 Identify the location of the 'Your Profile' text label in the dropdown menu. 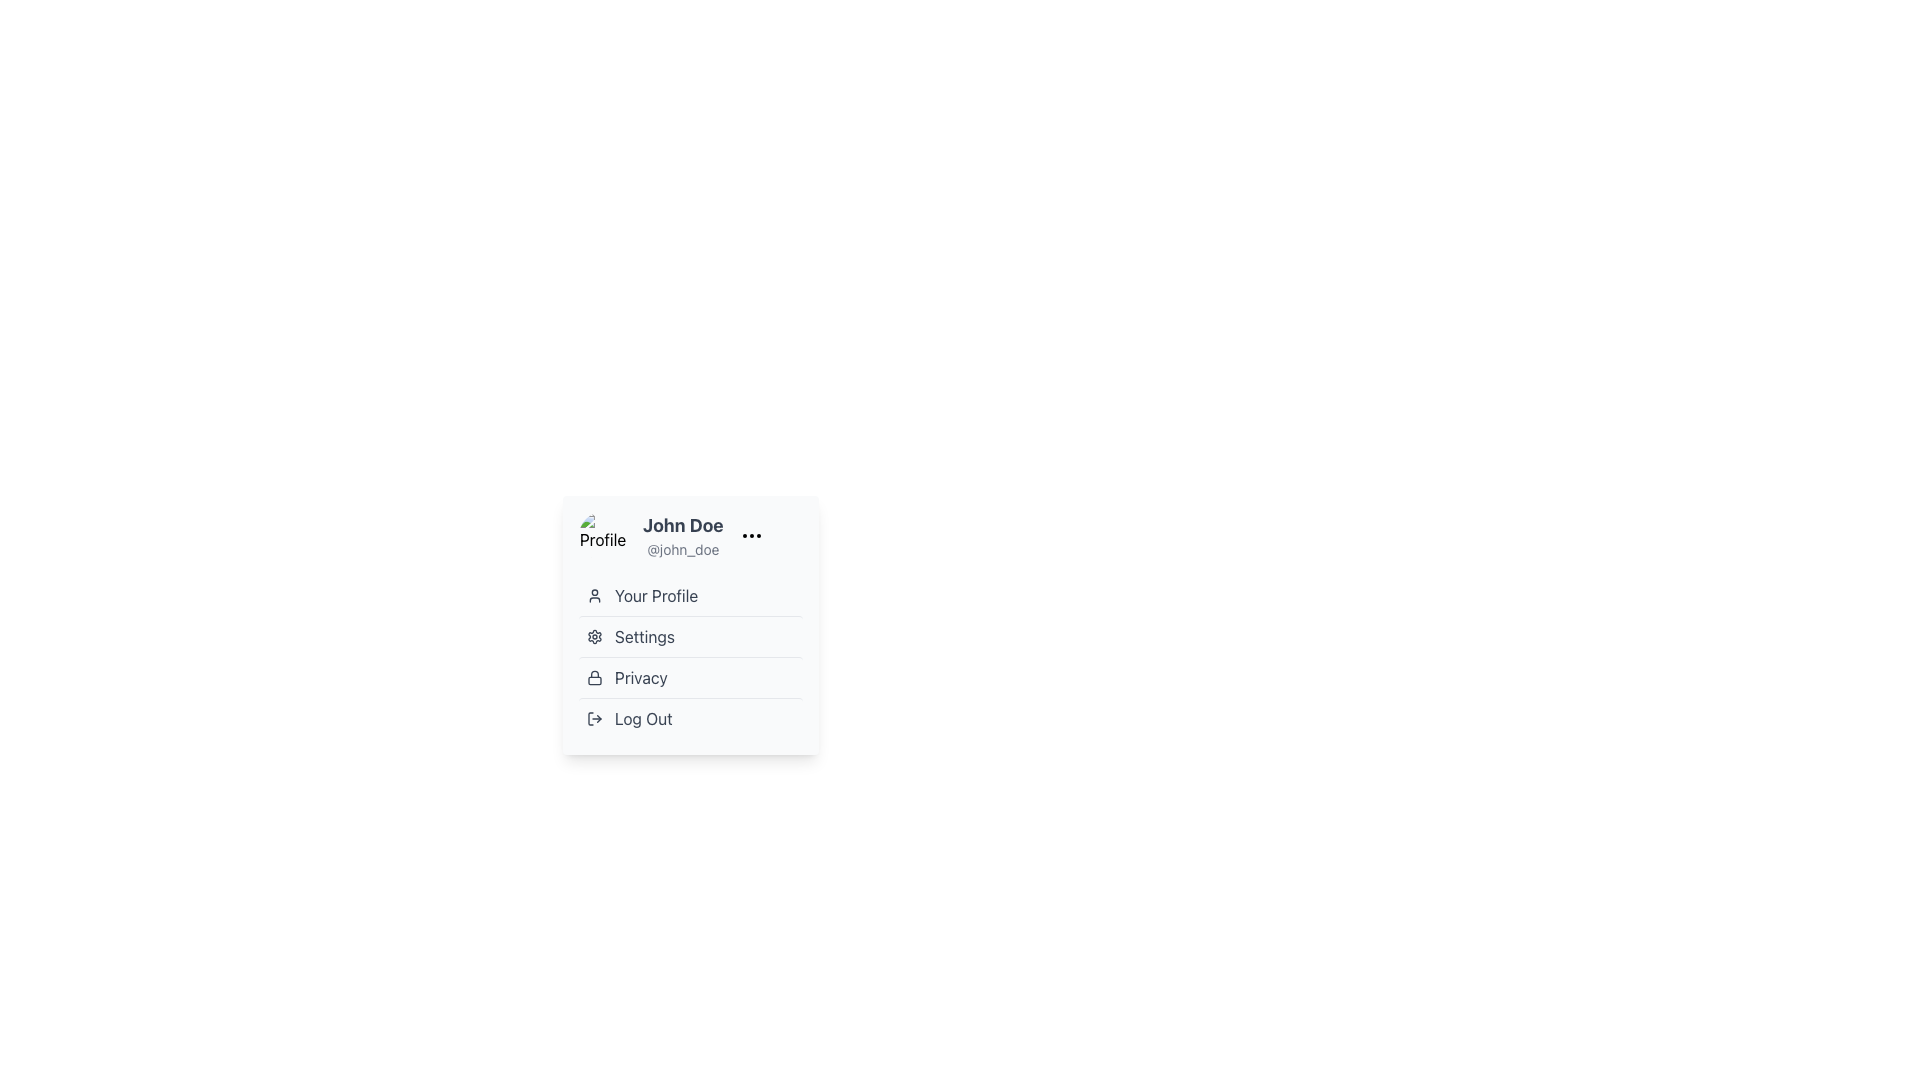
(656, 595).